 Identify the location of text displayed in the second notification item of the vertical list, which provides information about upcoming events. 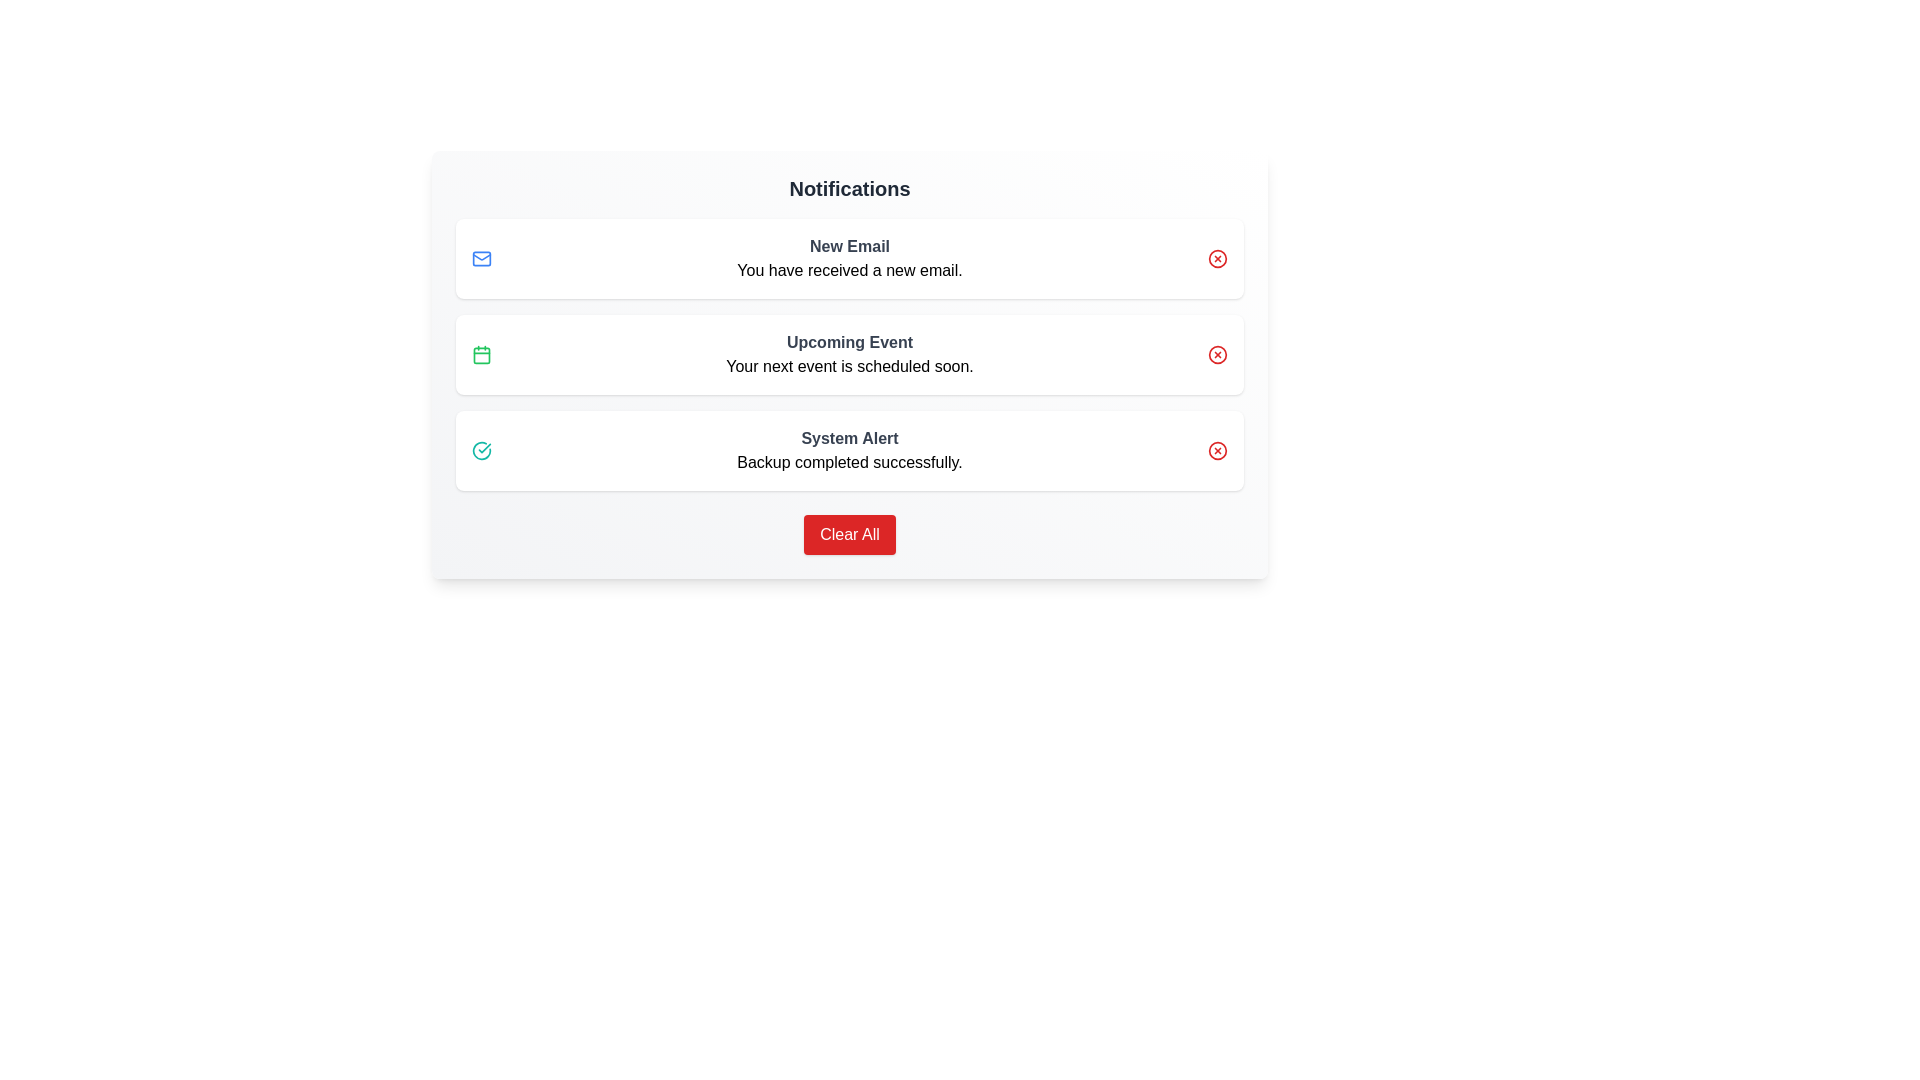
(849, 353).